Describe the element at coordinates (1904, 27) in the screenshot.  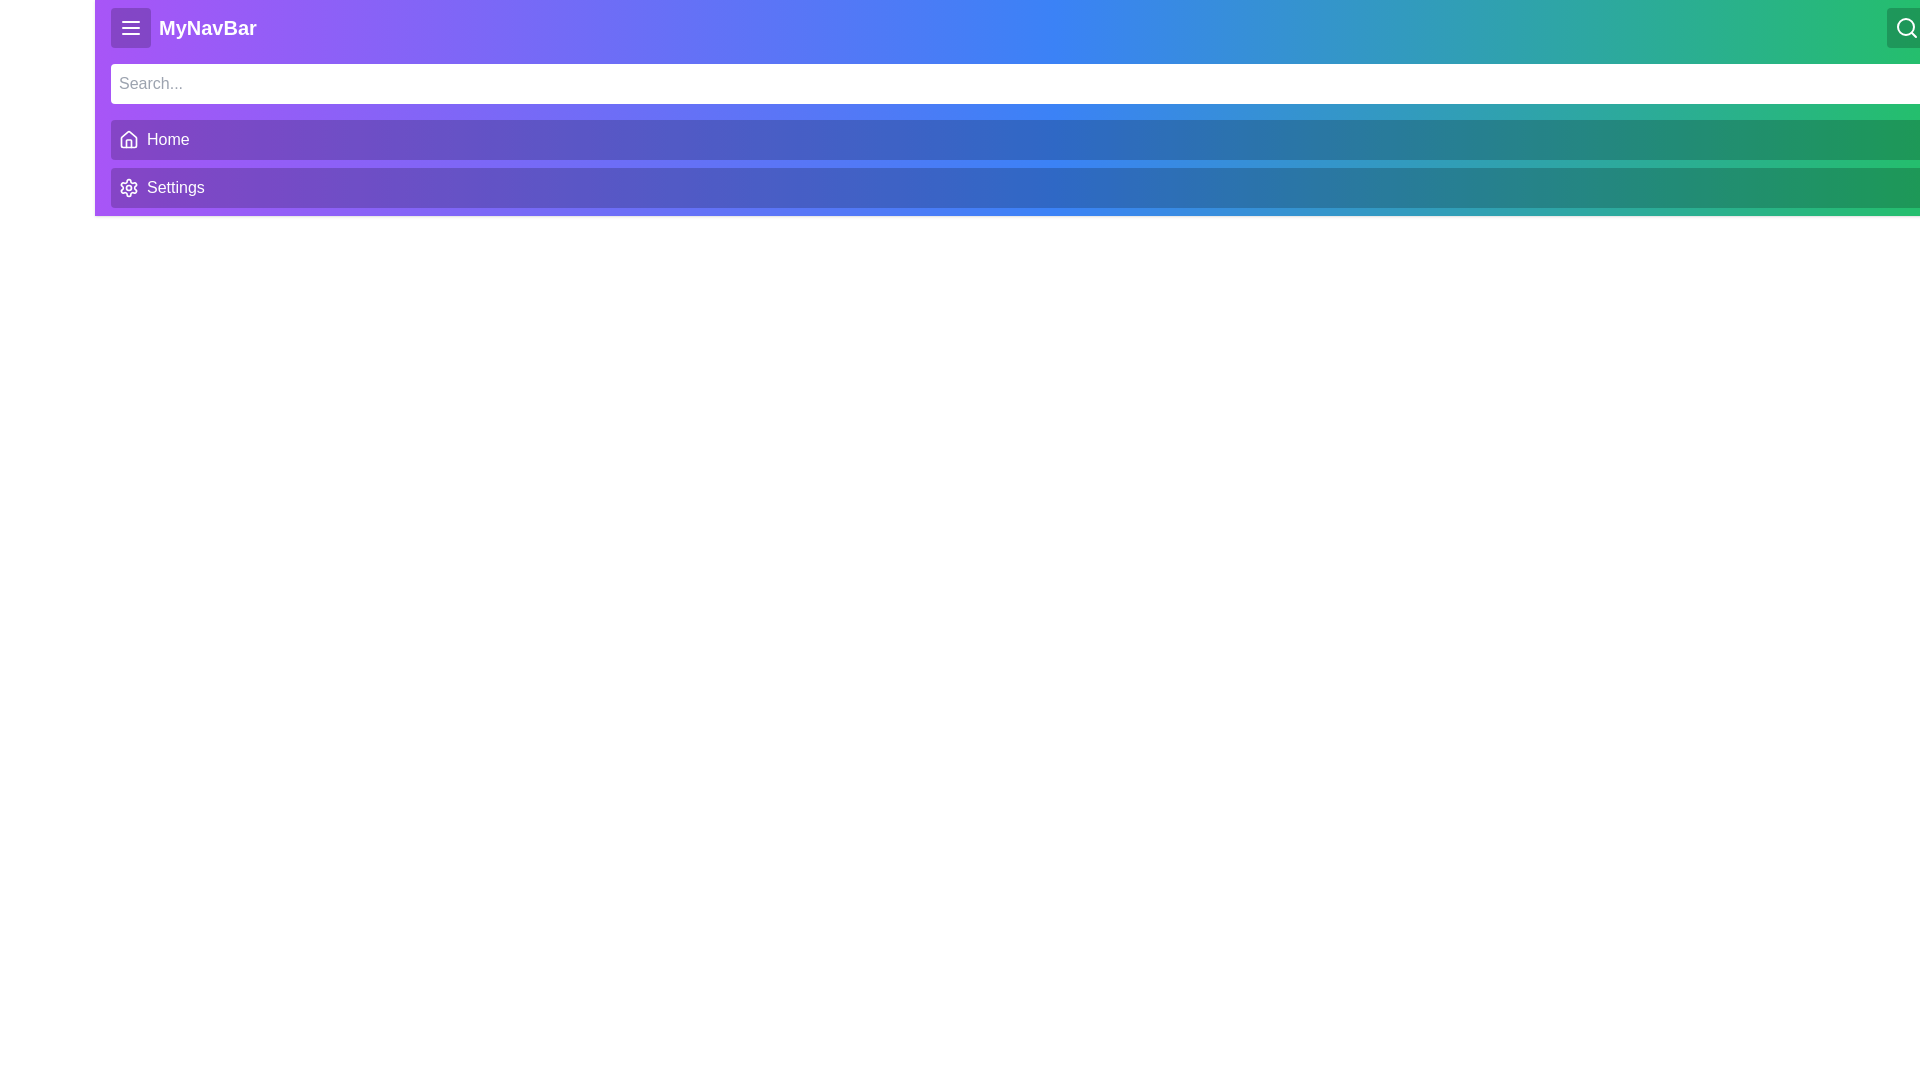
I see `the circular part of the magnifying glass icon located in the top-right corner of the interface, which is an SVG circle used for decorative purposes` at that location.